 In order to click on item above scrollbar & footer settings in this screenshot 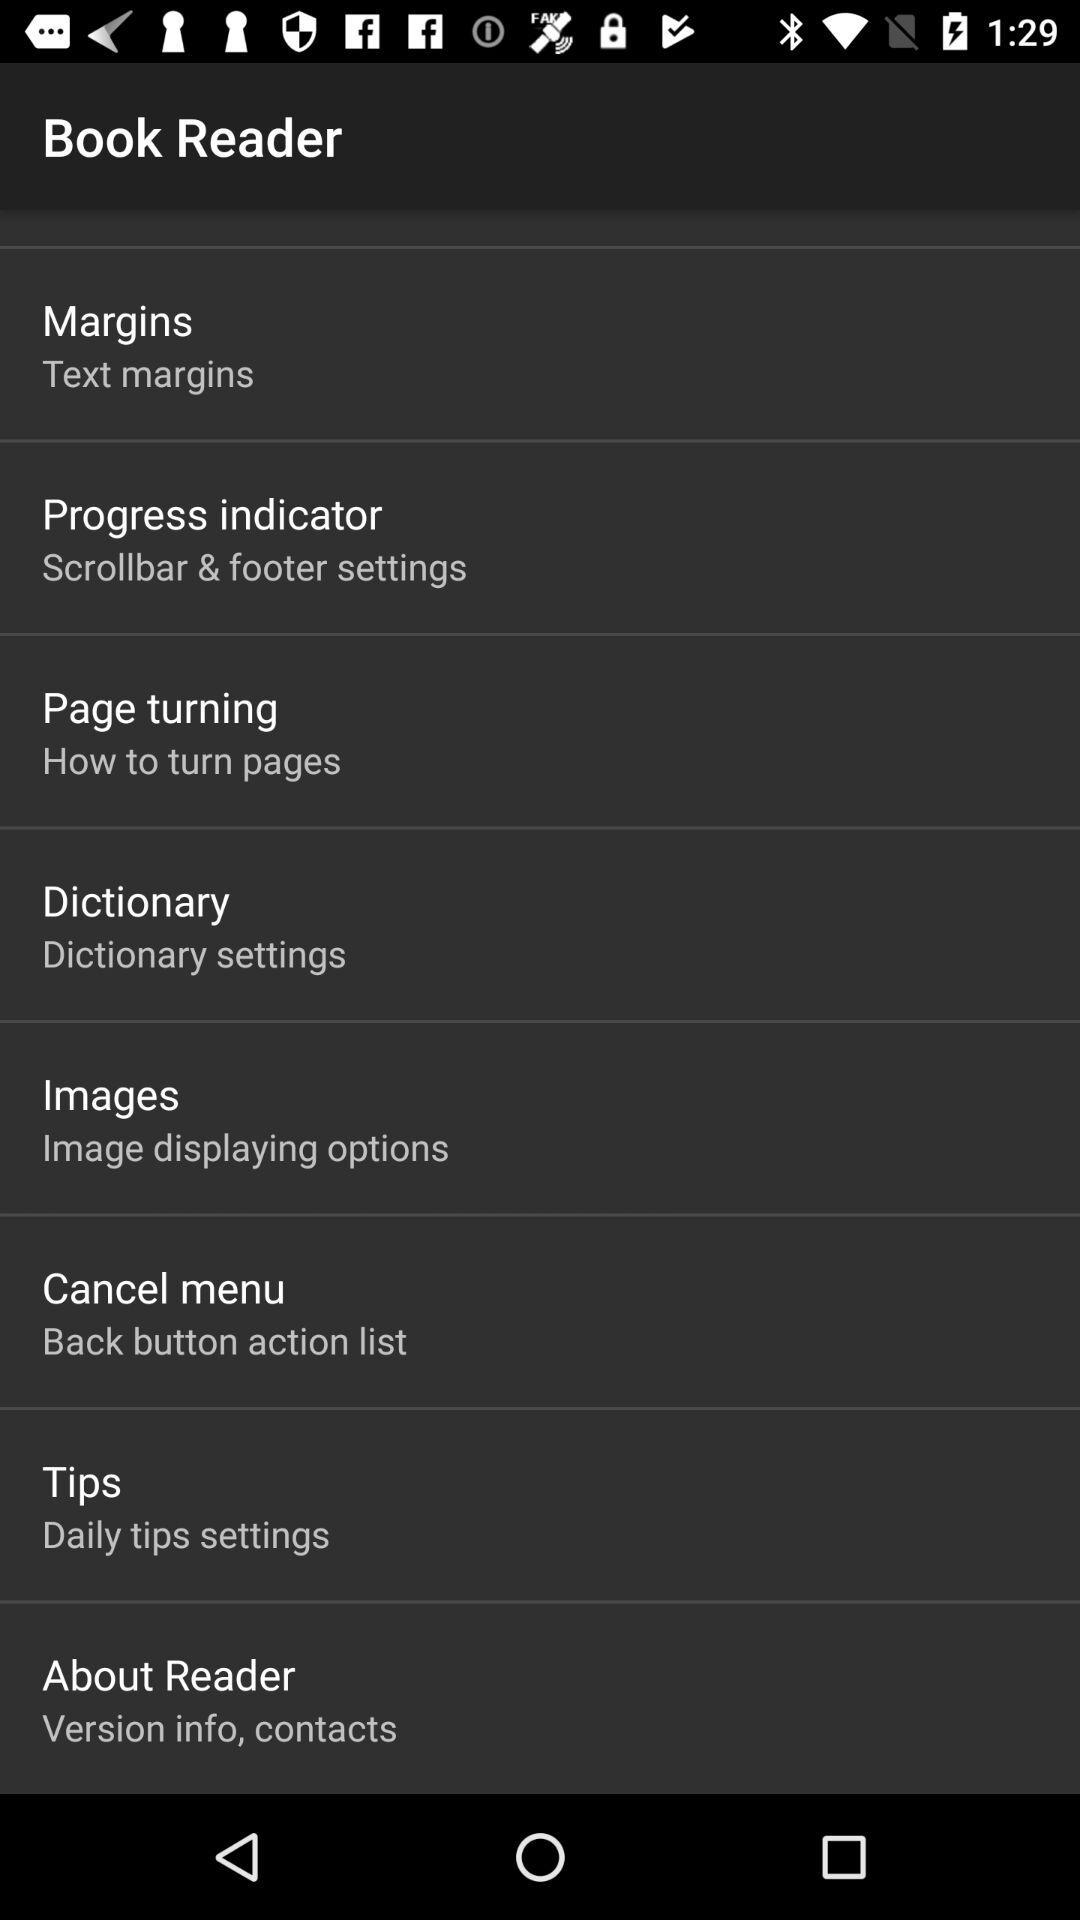, I will do `click(212, 513)`.